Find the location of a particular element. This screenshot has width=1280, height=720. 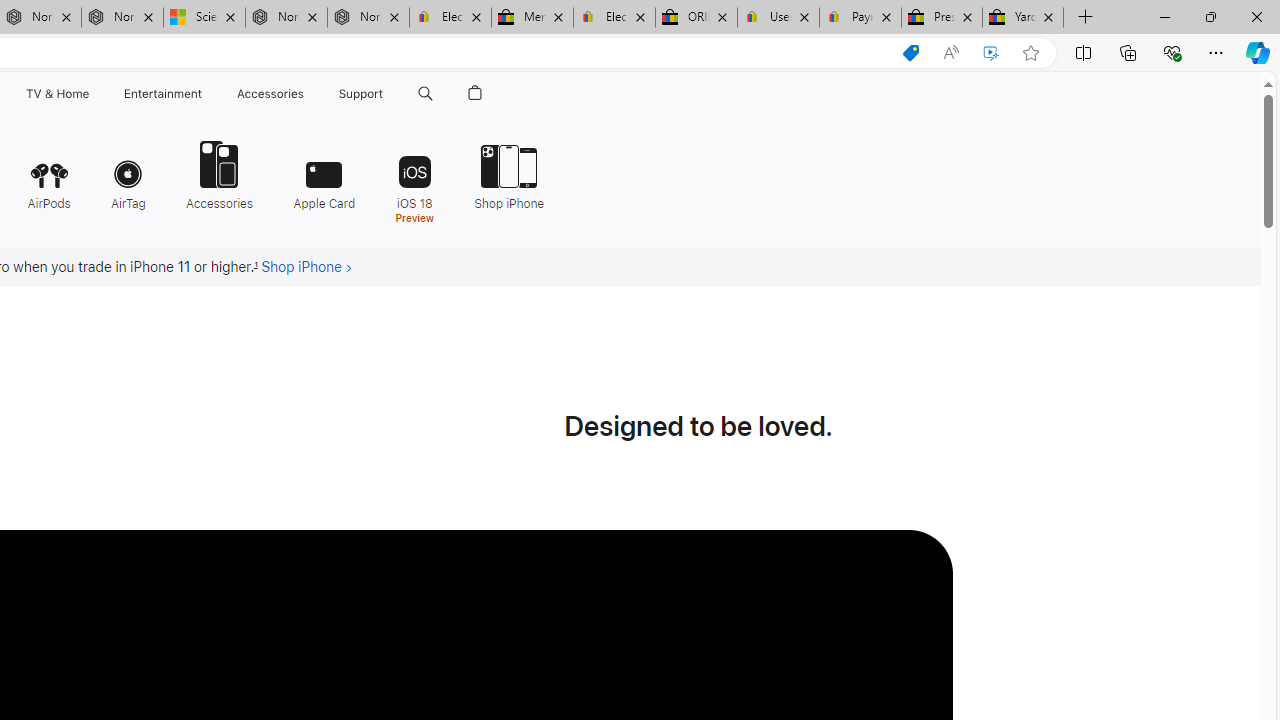

'AirTag' is located at coordinates (127, 172).